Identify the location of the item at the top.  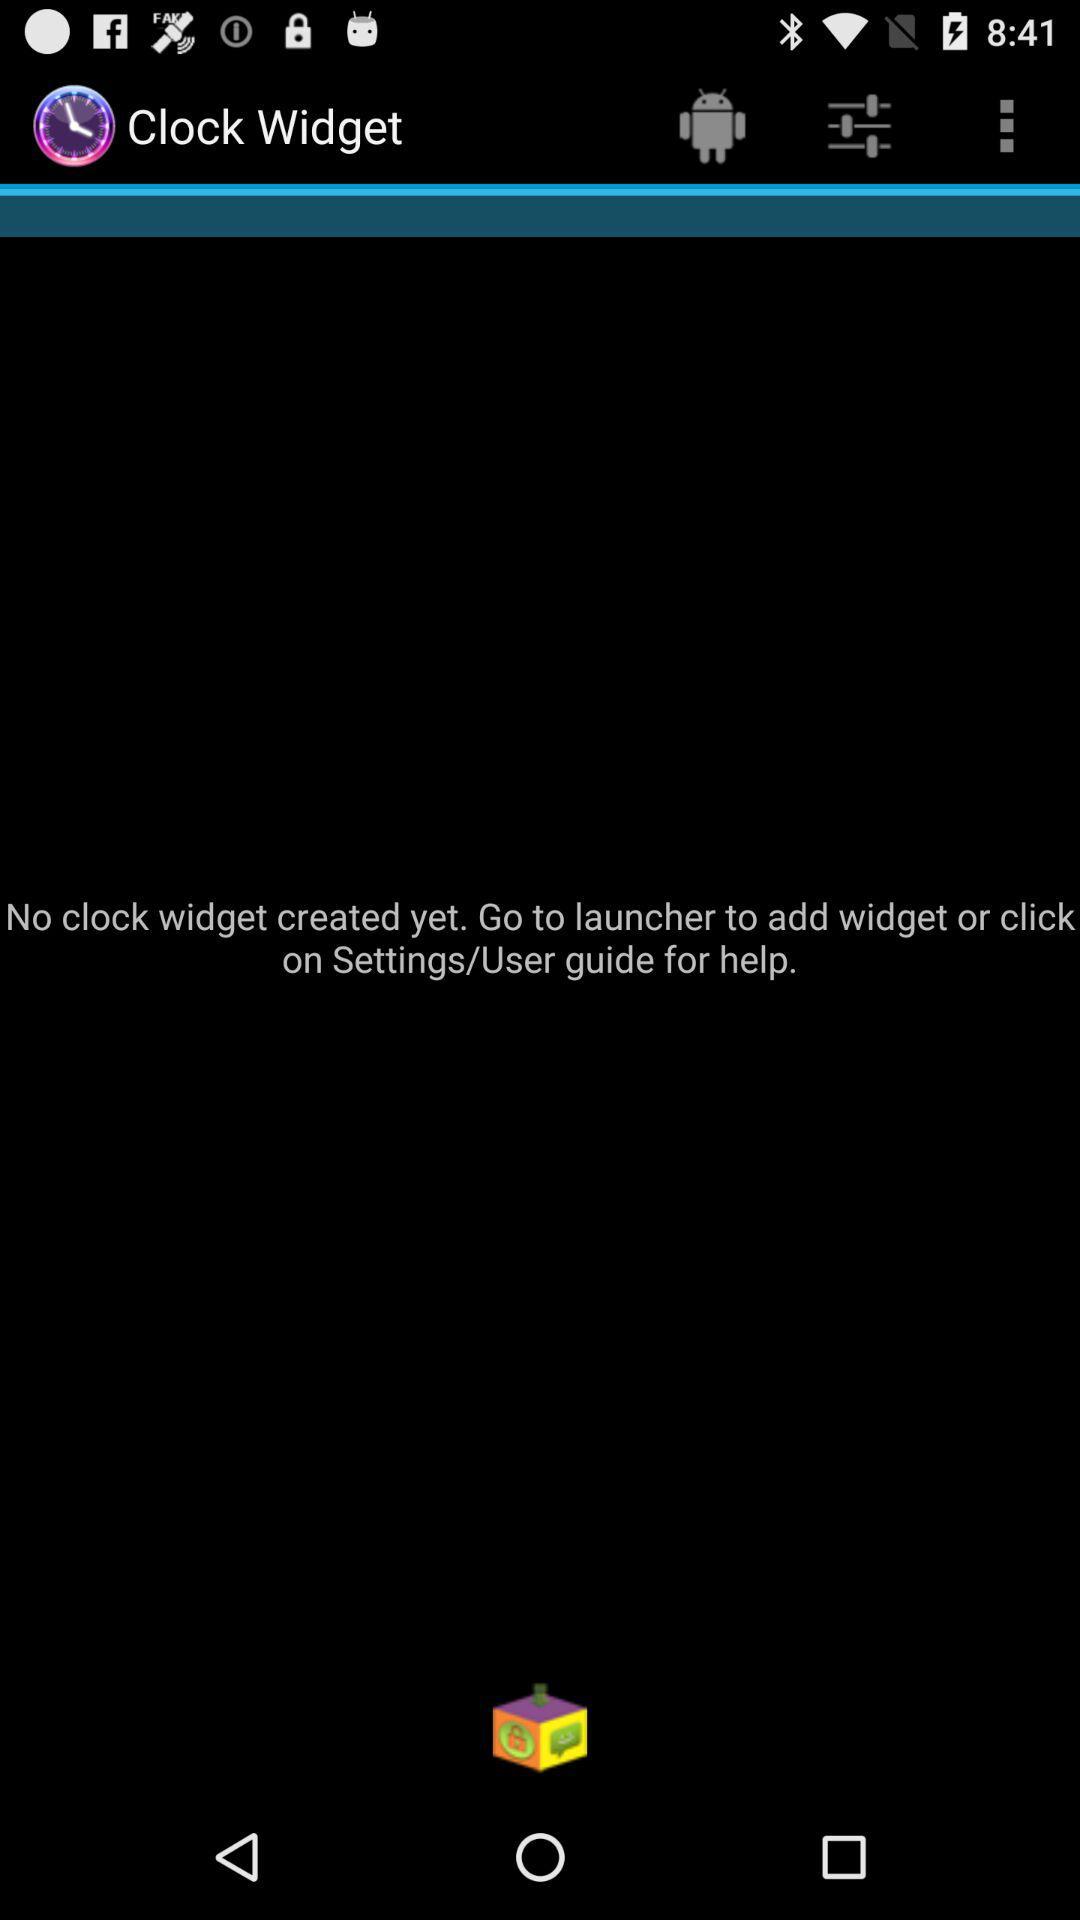
(711, 124).